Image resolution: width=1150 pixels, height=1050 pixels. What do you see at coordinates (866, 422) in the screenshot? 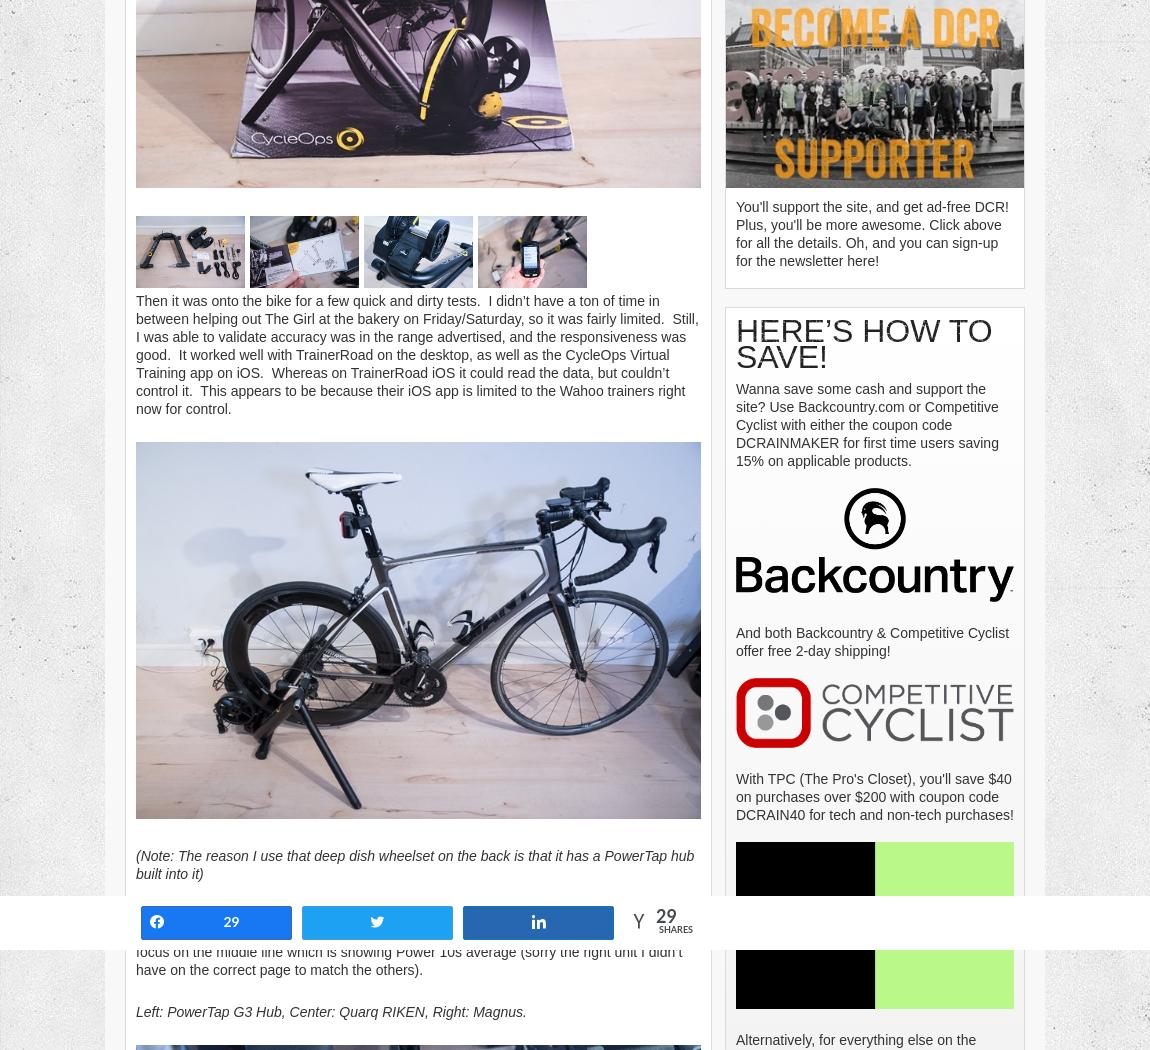
I see `'Wanna save some cash and support the site?  Use Backcountry.com or Competitive Cyclist with either the coupon code DCRAINMAKER for first time users saving 15% on applicable products.'` at bounding box center [866, 422].